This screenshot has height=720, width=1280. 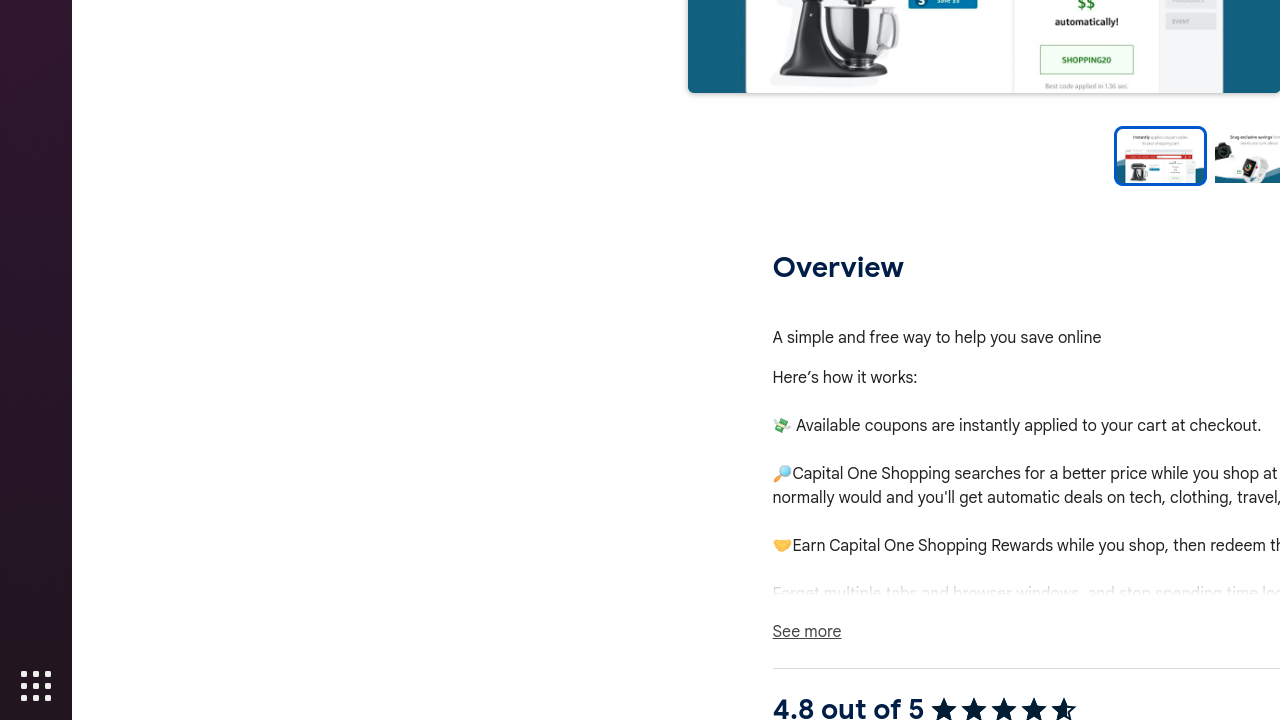 I want to click on 'Preview slide 1', so click(x=1159, y=155).